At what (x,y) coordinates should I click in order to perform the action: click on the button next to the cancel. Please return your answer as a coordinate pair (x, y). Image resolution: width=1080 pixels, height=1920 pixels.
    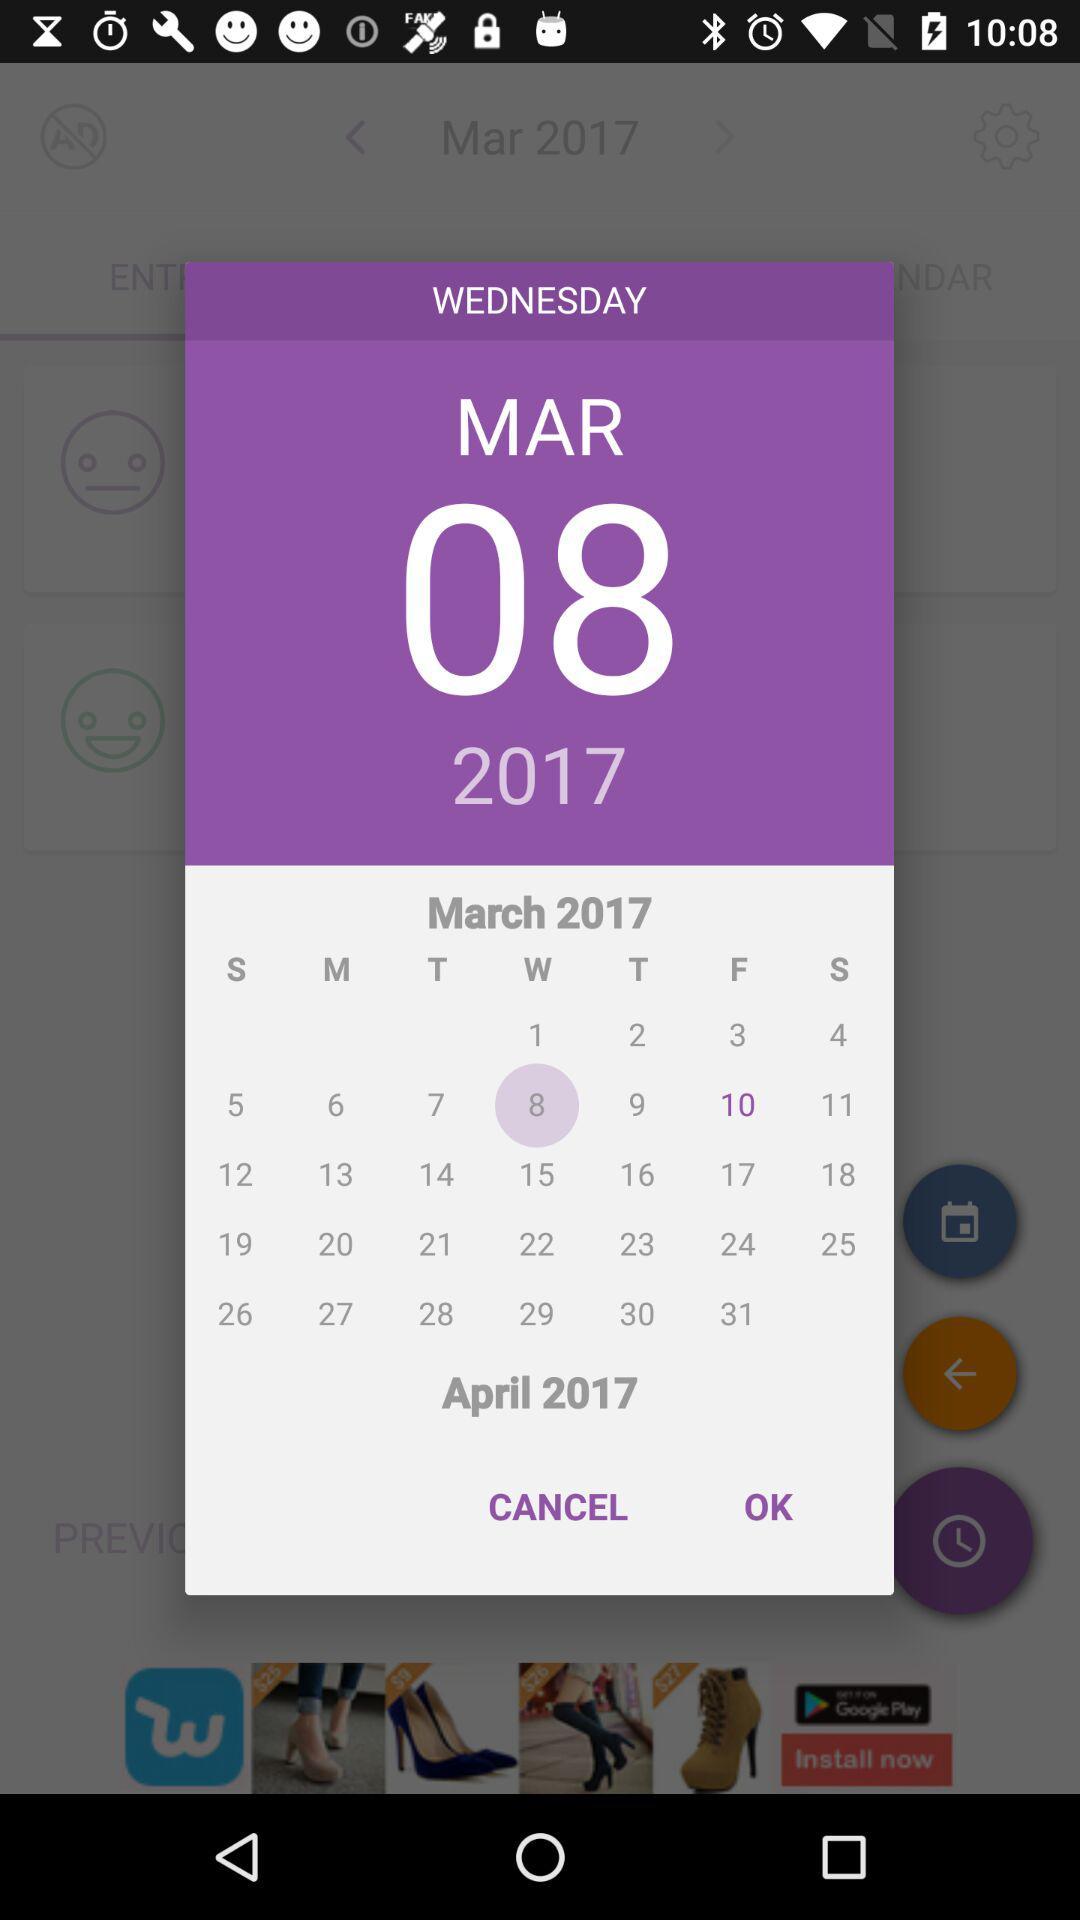
    Looking at the image, I should click on (766, 1506).